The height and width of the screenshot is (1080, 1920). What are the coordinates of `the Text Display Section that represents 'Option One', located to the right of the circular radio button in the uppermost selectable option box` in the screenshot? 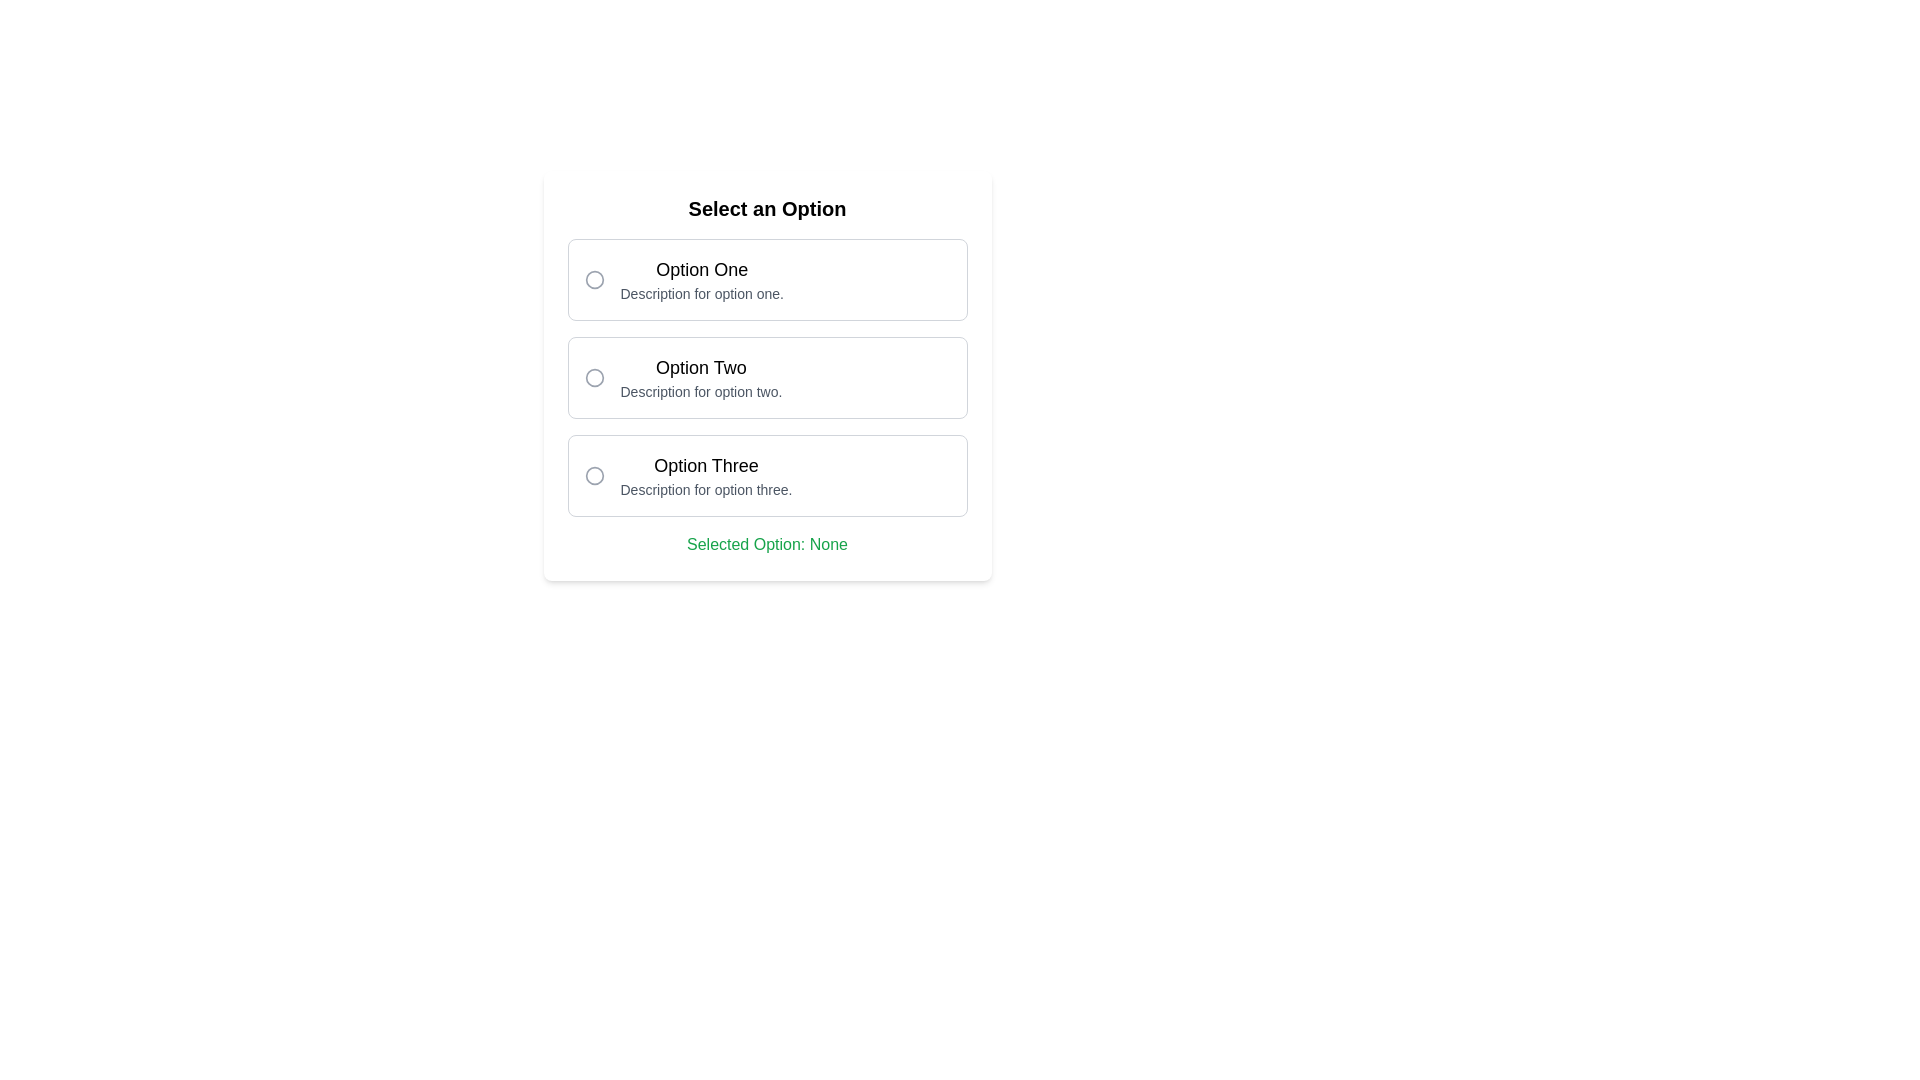 It's located at (702, 280).